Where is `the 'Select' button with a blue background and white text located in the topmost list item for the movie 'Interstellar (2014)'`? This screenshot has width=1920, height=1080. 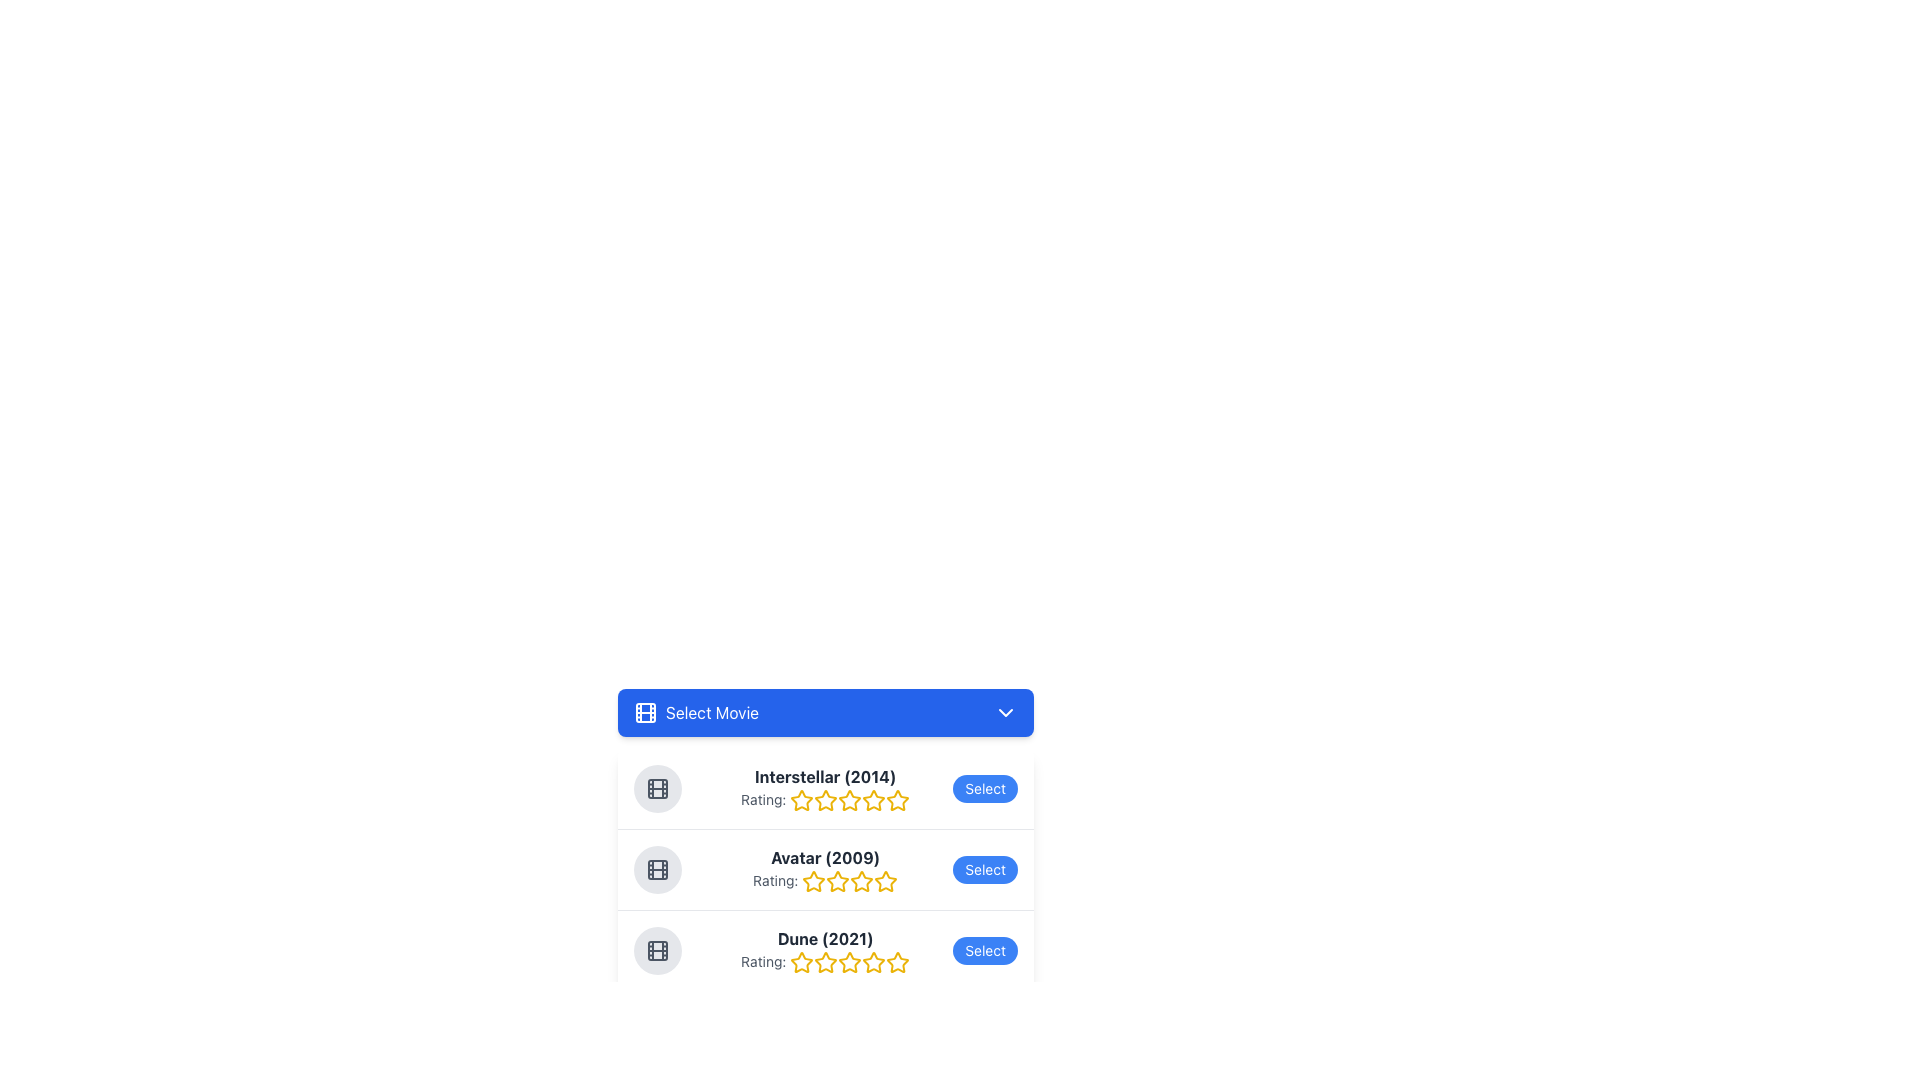 the 'Select' button with a blue background and white text located in the topmost list item for the movie 'Interstellar (2014)' is located at coordinates (985, 788).